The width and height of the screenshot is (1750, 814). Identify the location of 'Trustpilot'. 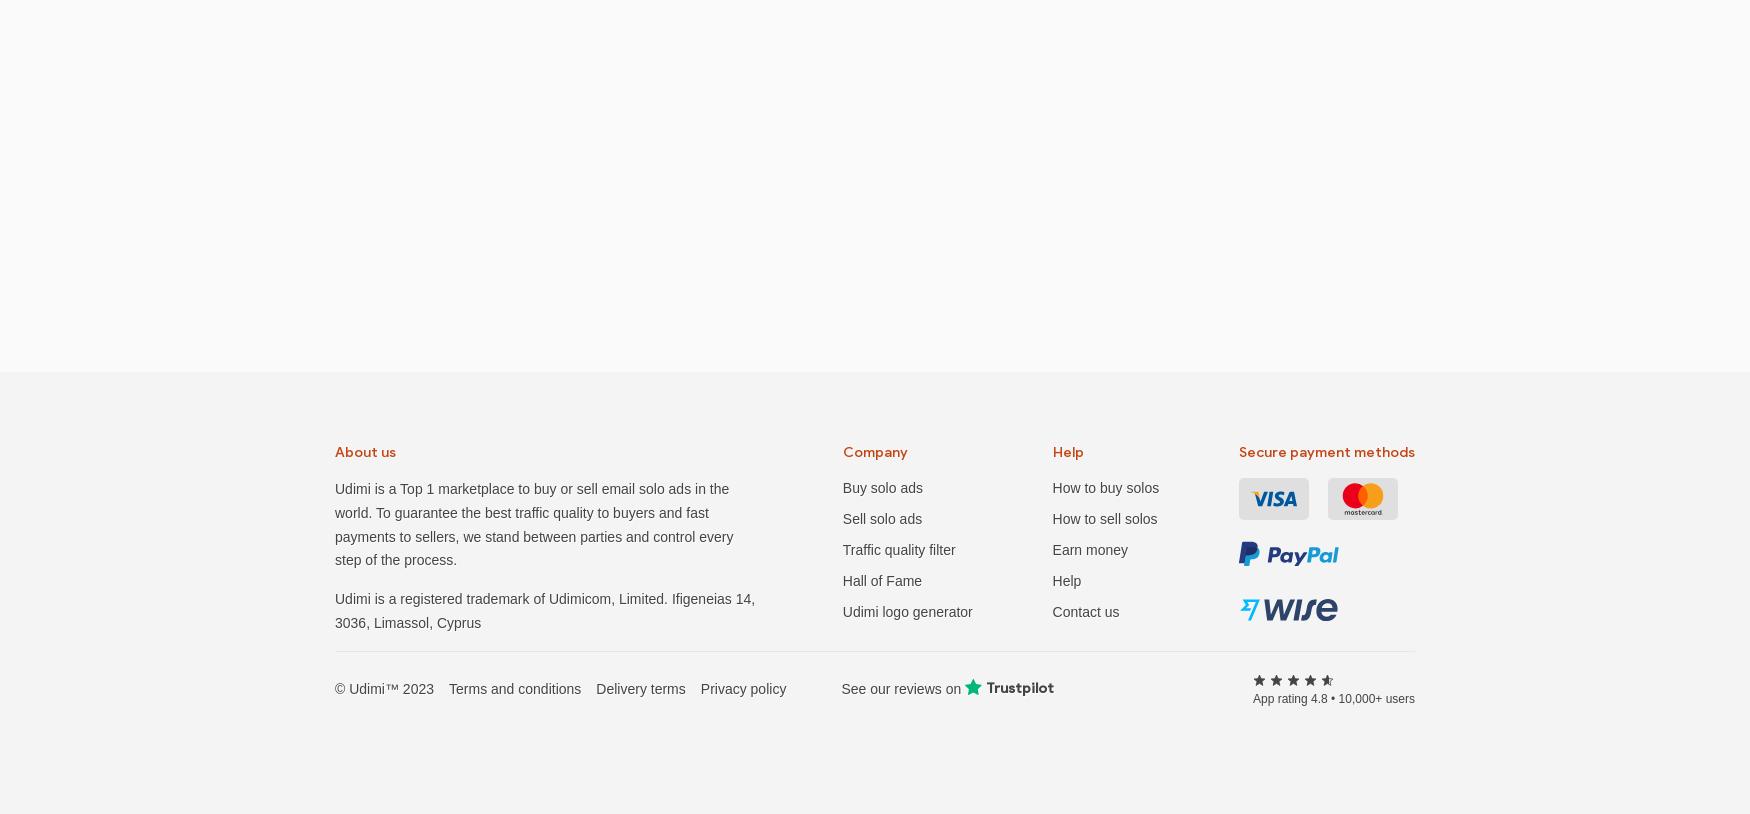
(1019, 687).